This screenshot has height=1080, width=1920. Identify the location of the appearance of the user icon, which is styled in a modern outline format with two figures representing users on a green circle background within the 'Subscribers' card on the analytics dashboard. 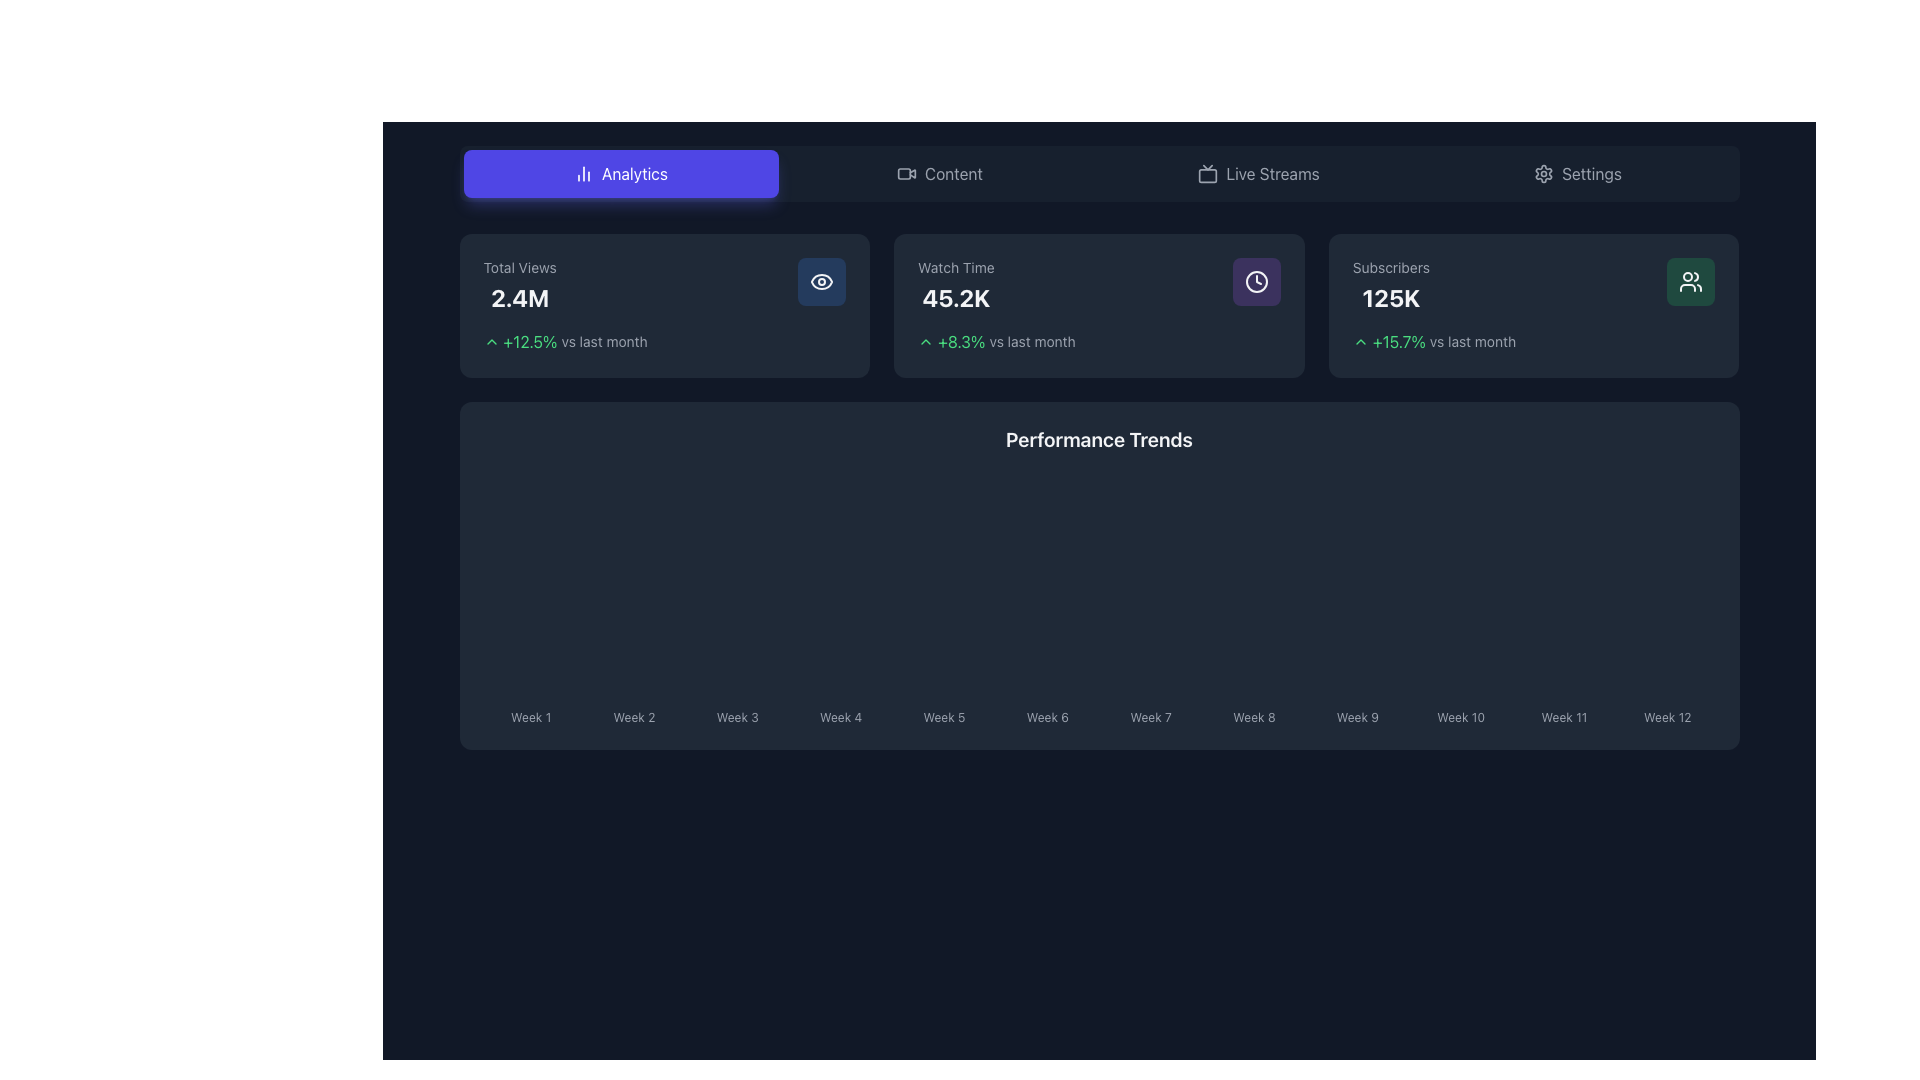
(1690, 281).